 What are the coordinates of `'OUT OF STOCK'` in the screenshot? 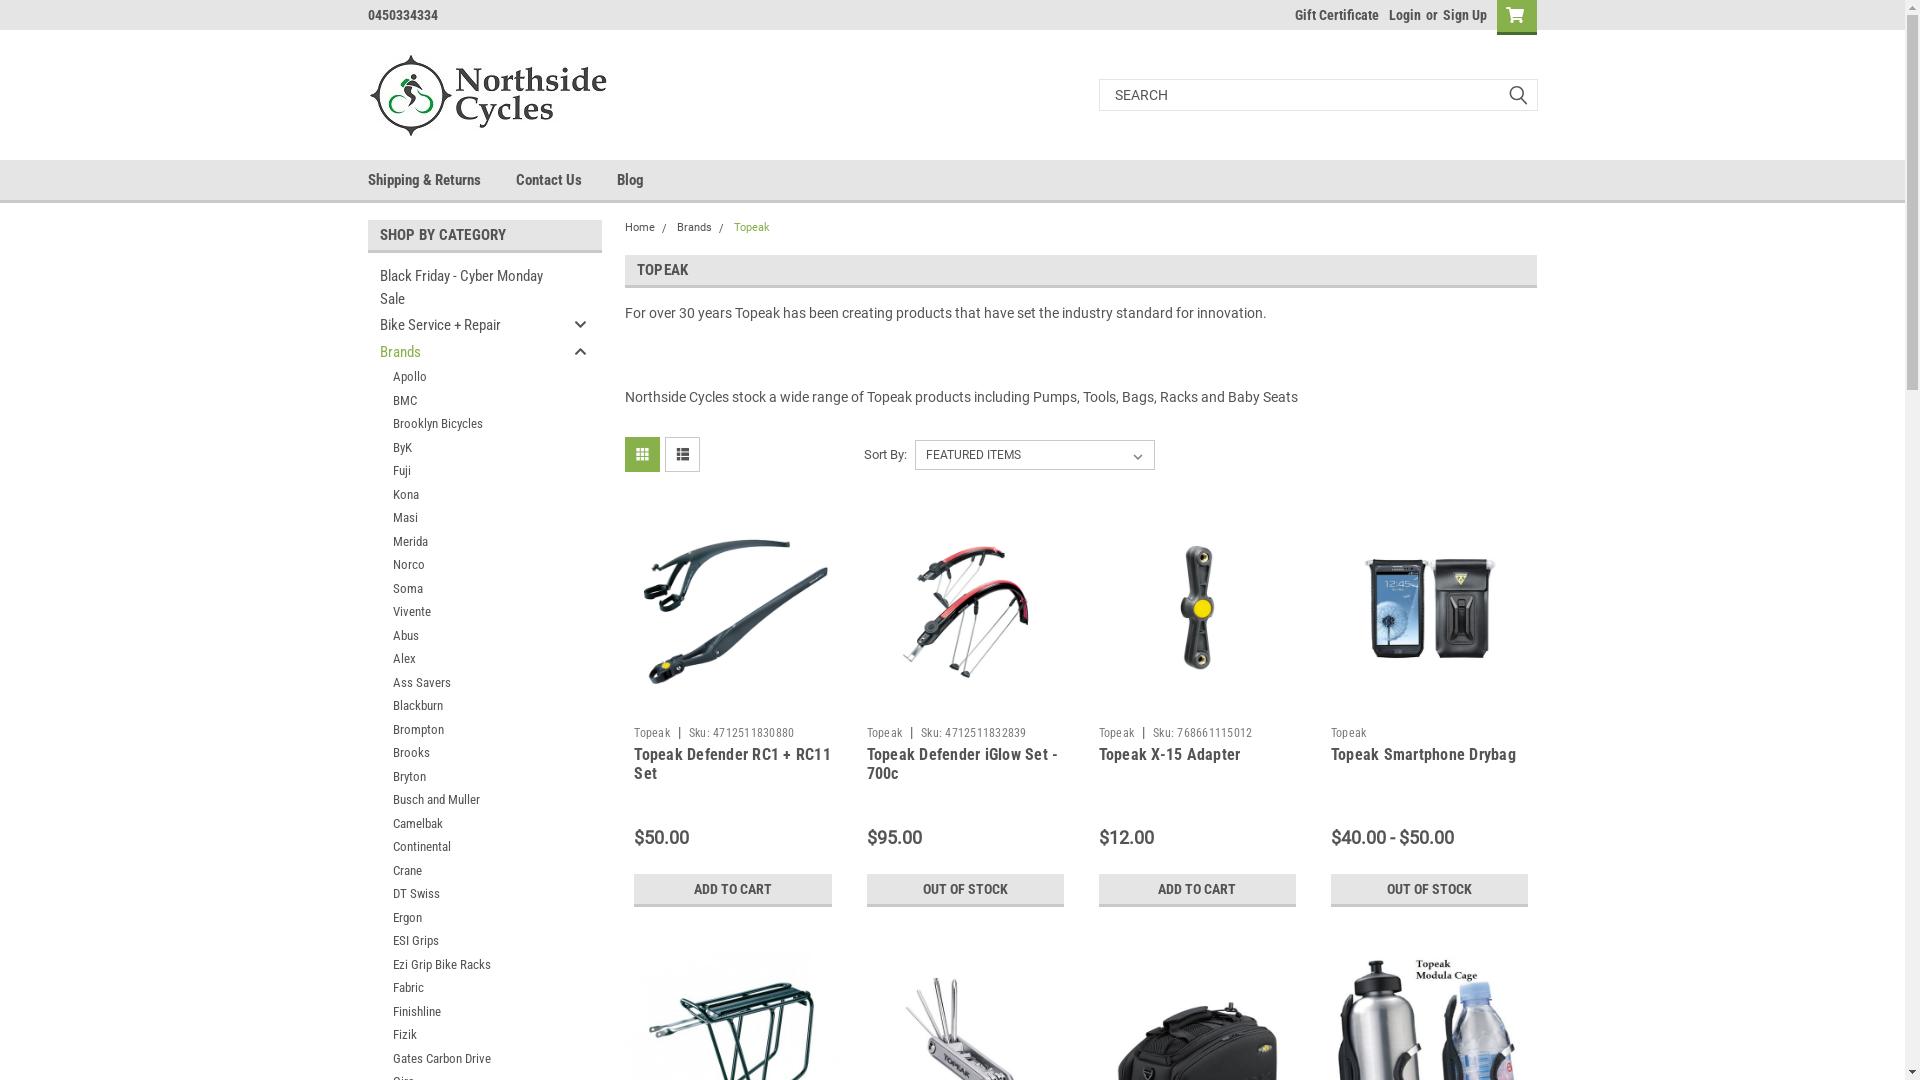 It's located at (1428, 889).